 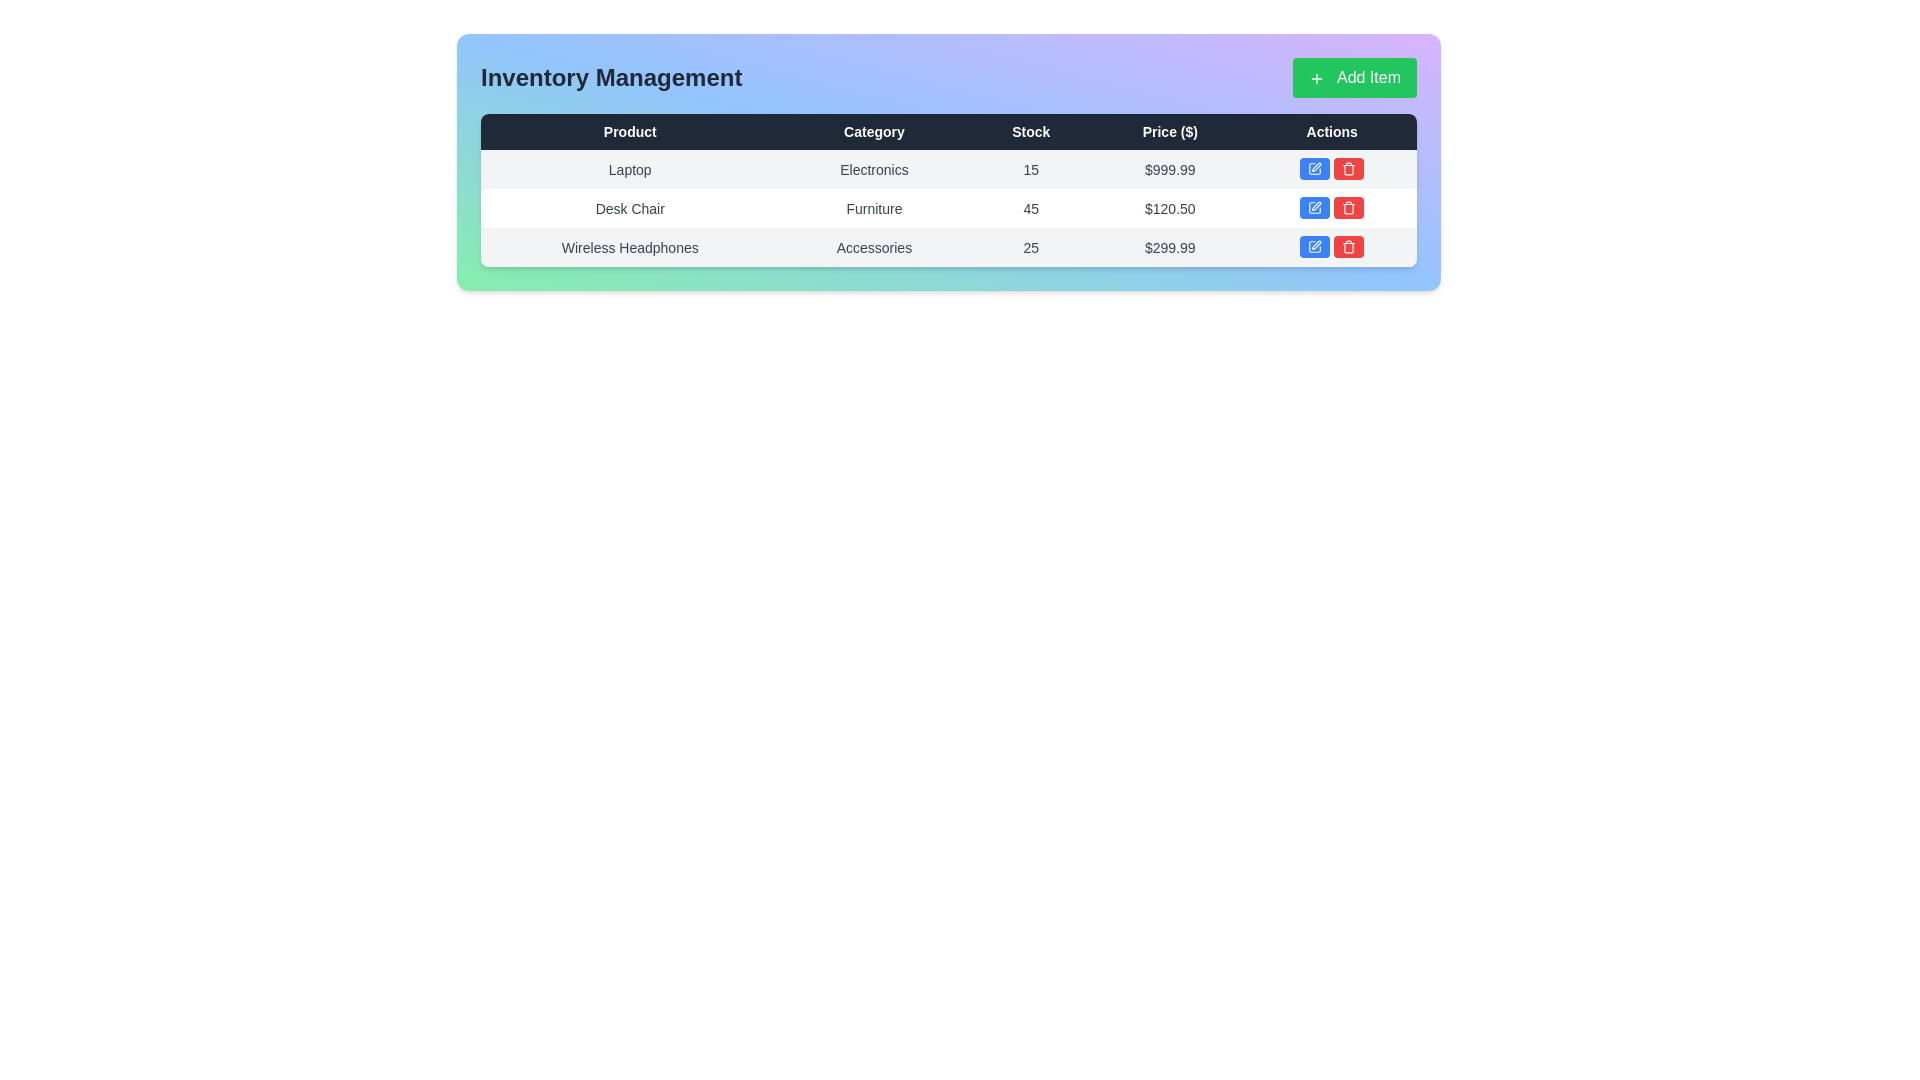 I want to click on the 'Laptop' text label located in the 'Product' column of the inventory management system table, which is positioned in the second row and is the leftmost element of that row, so click(x=629, y=168).